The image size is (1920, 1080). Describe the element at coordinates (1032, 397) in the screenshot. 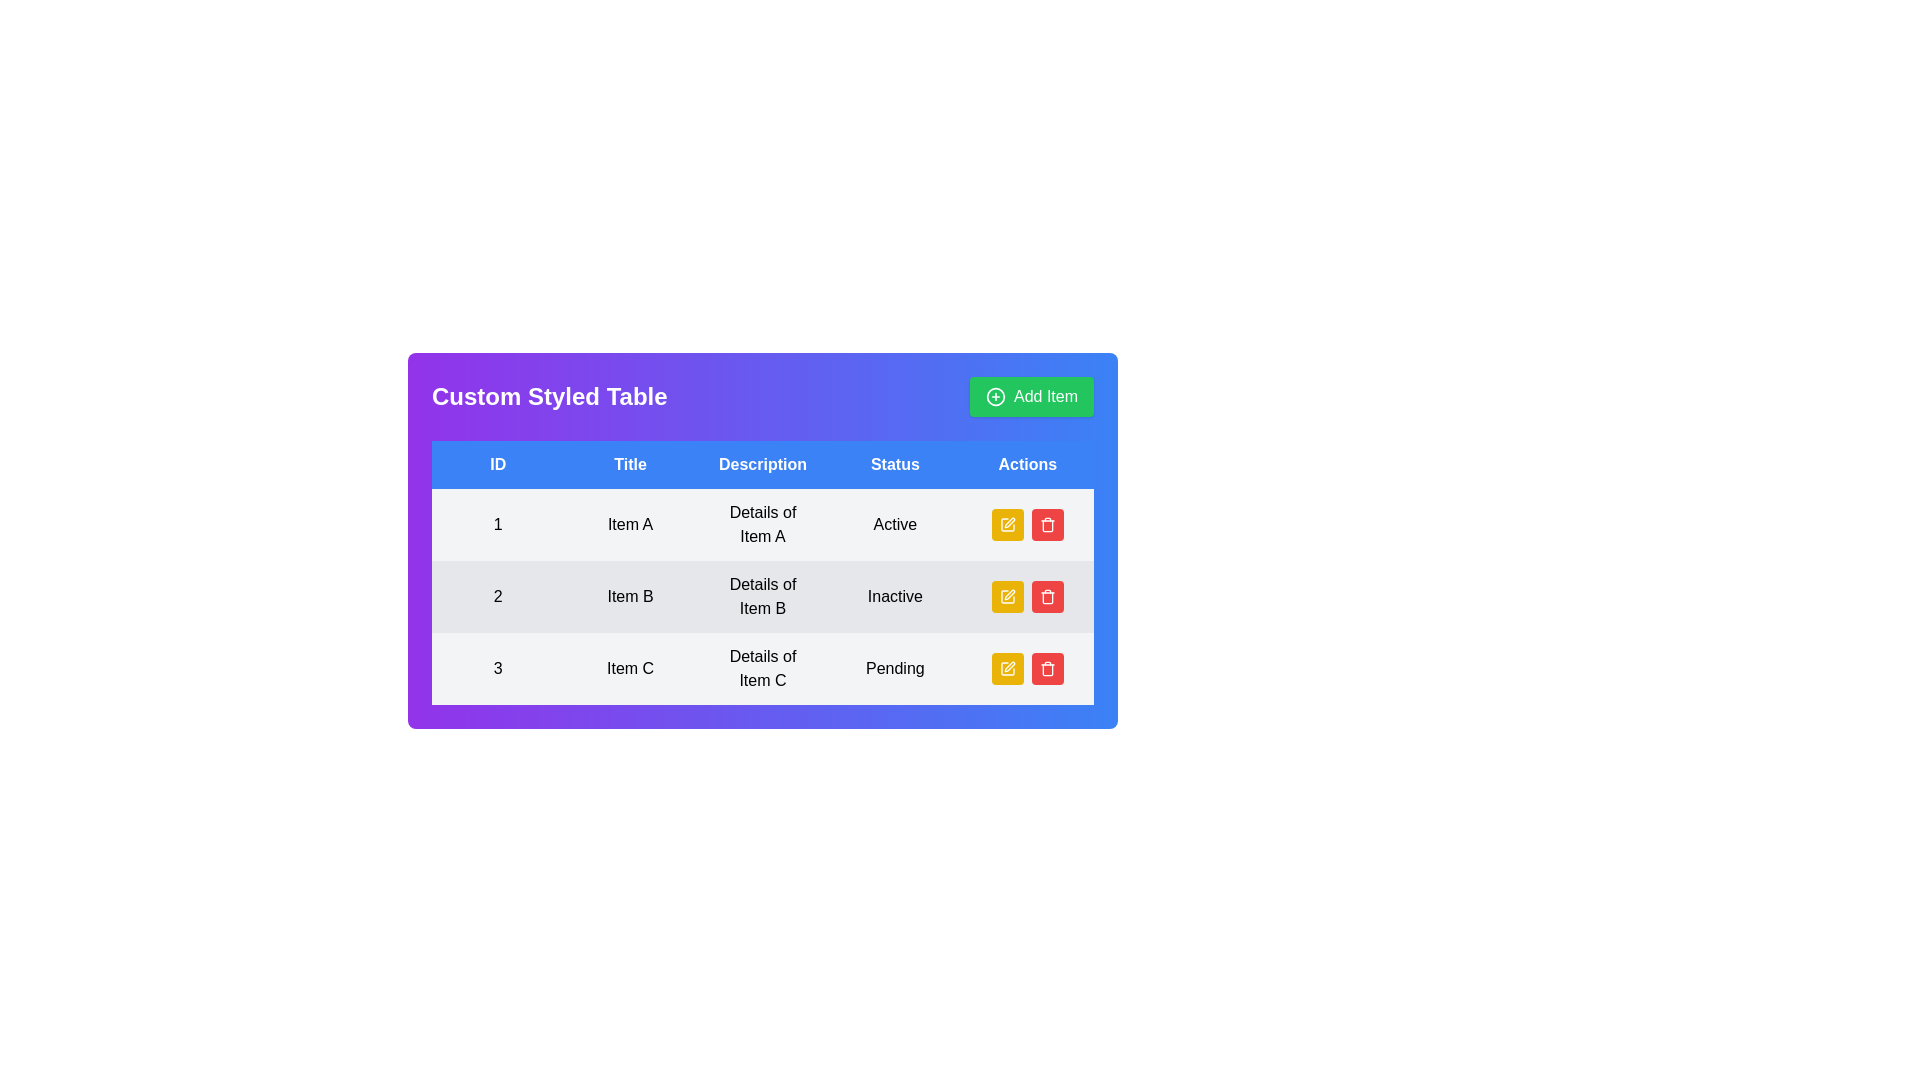

I see `the green rectangular button labeled 'Add Item' located at the top-right corner of the 'Custom Styled Table' header` at that location.